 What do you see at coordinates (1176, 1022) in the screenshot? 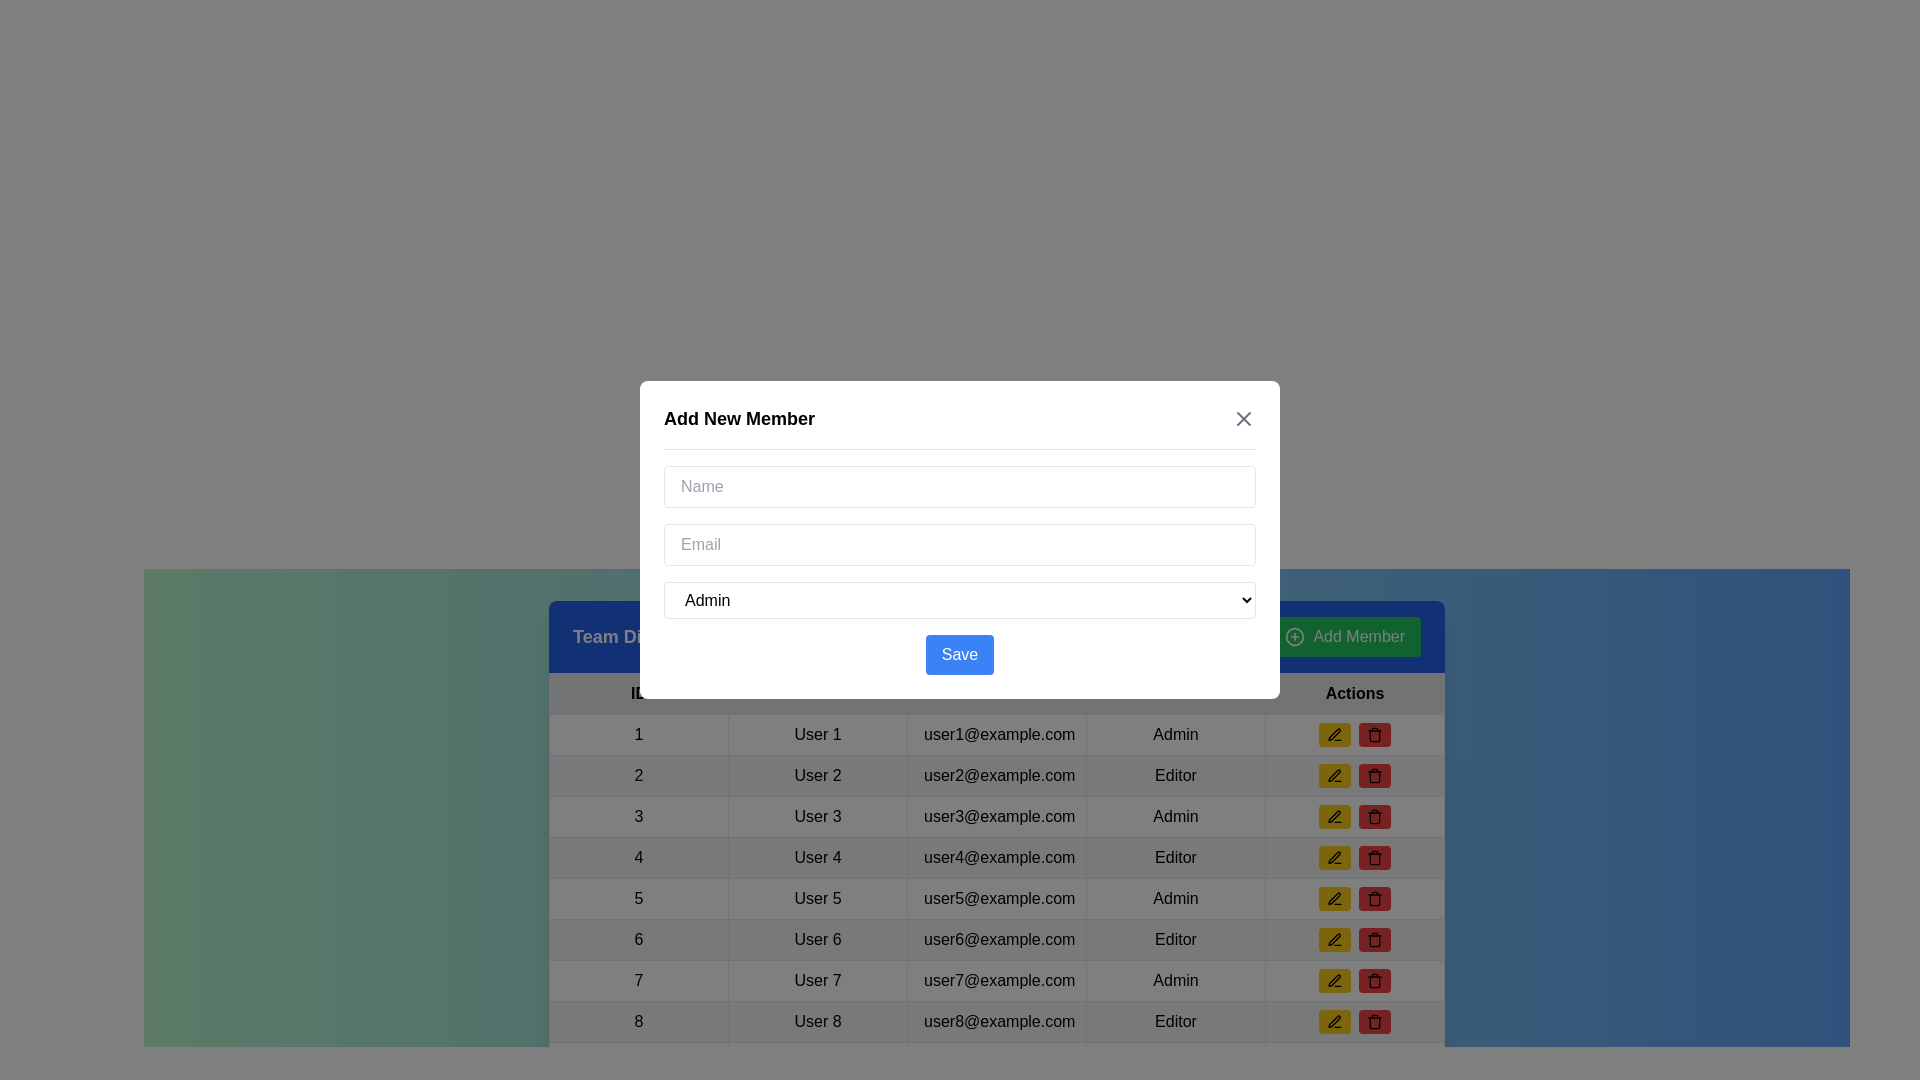
I see `the 'Editor' text label, which is the fourth element in its row, displayed in a plain sans-serif font and centered within a bordered, slightly shaded rectangular cell` at bounding box center [1176, 1022].